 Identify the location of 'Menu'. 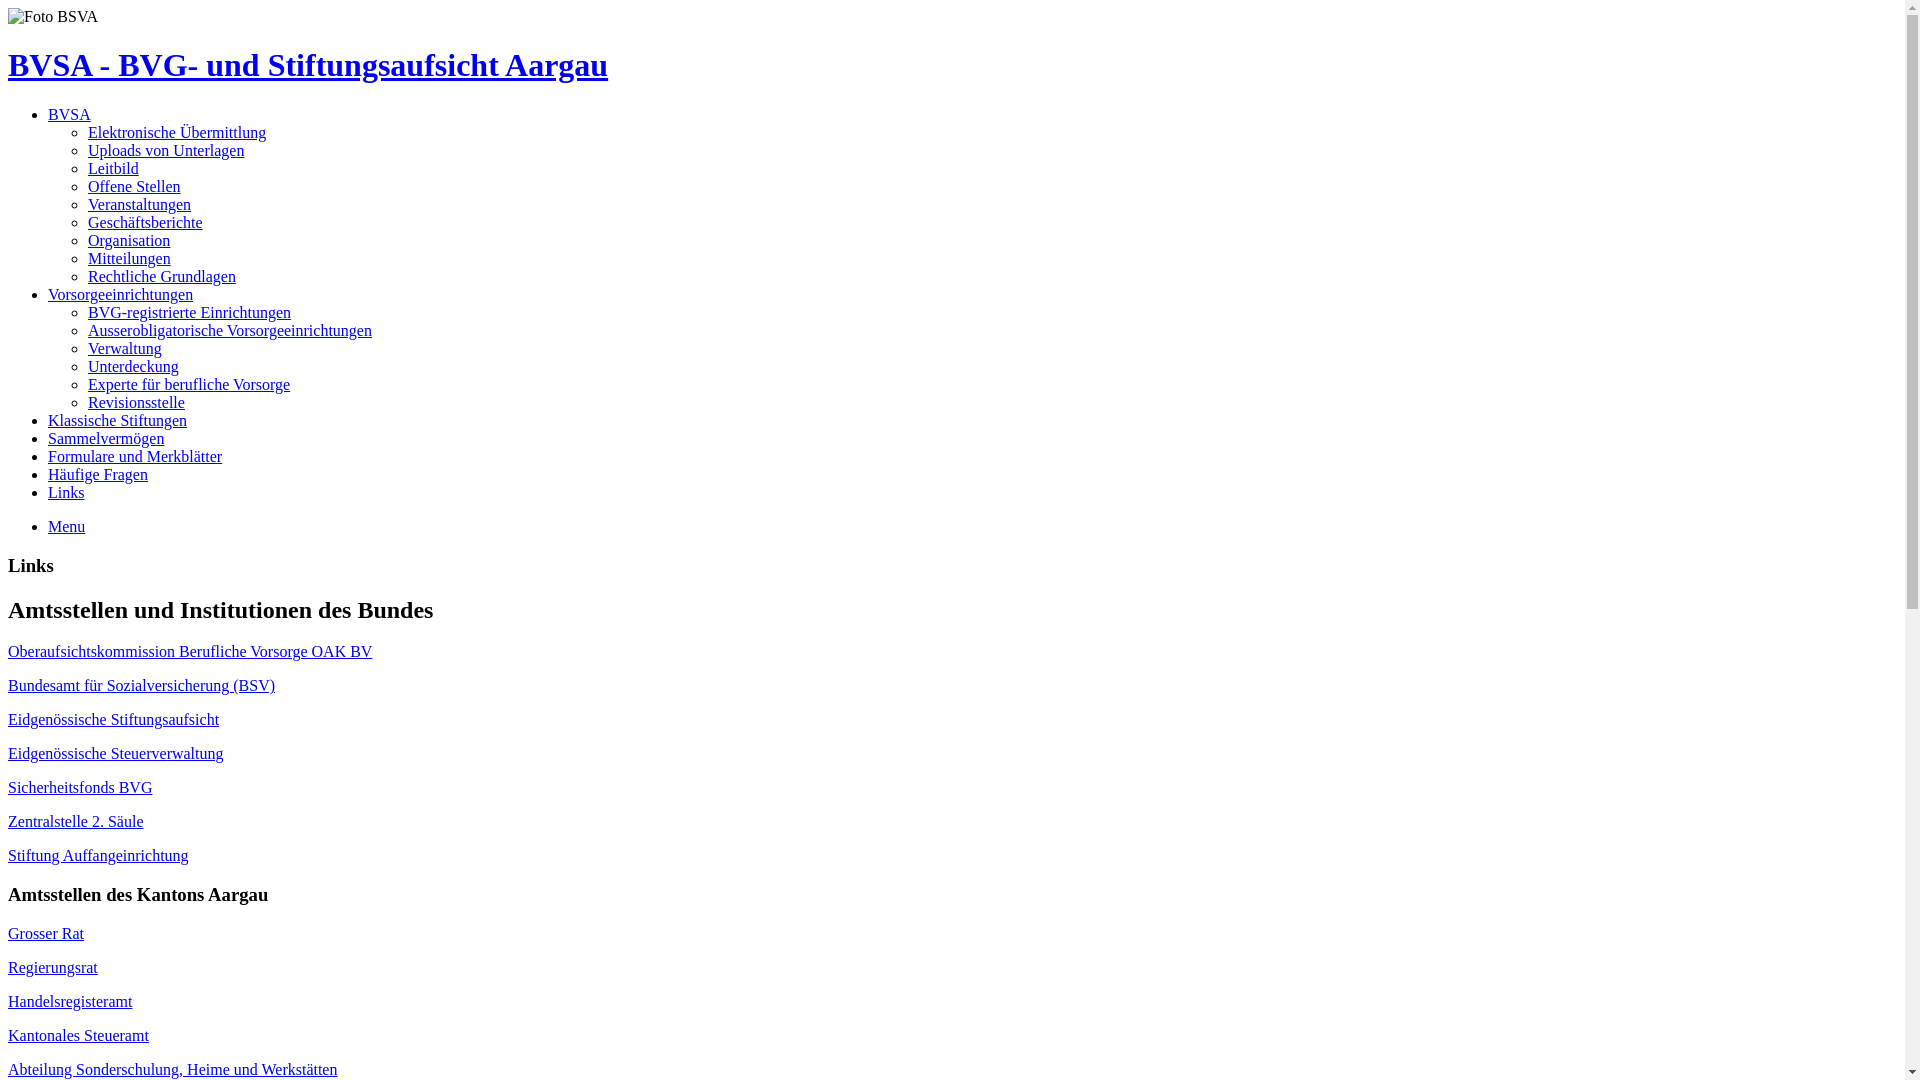
(66, 525).